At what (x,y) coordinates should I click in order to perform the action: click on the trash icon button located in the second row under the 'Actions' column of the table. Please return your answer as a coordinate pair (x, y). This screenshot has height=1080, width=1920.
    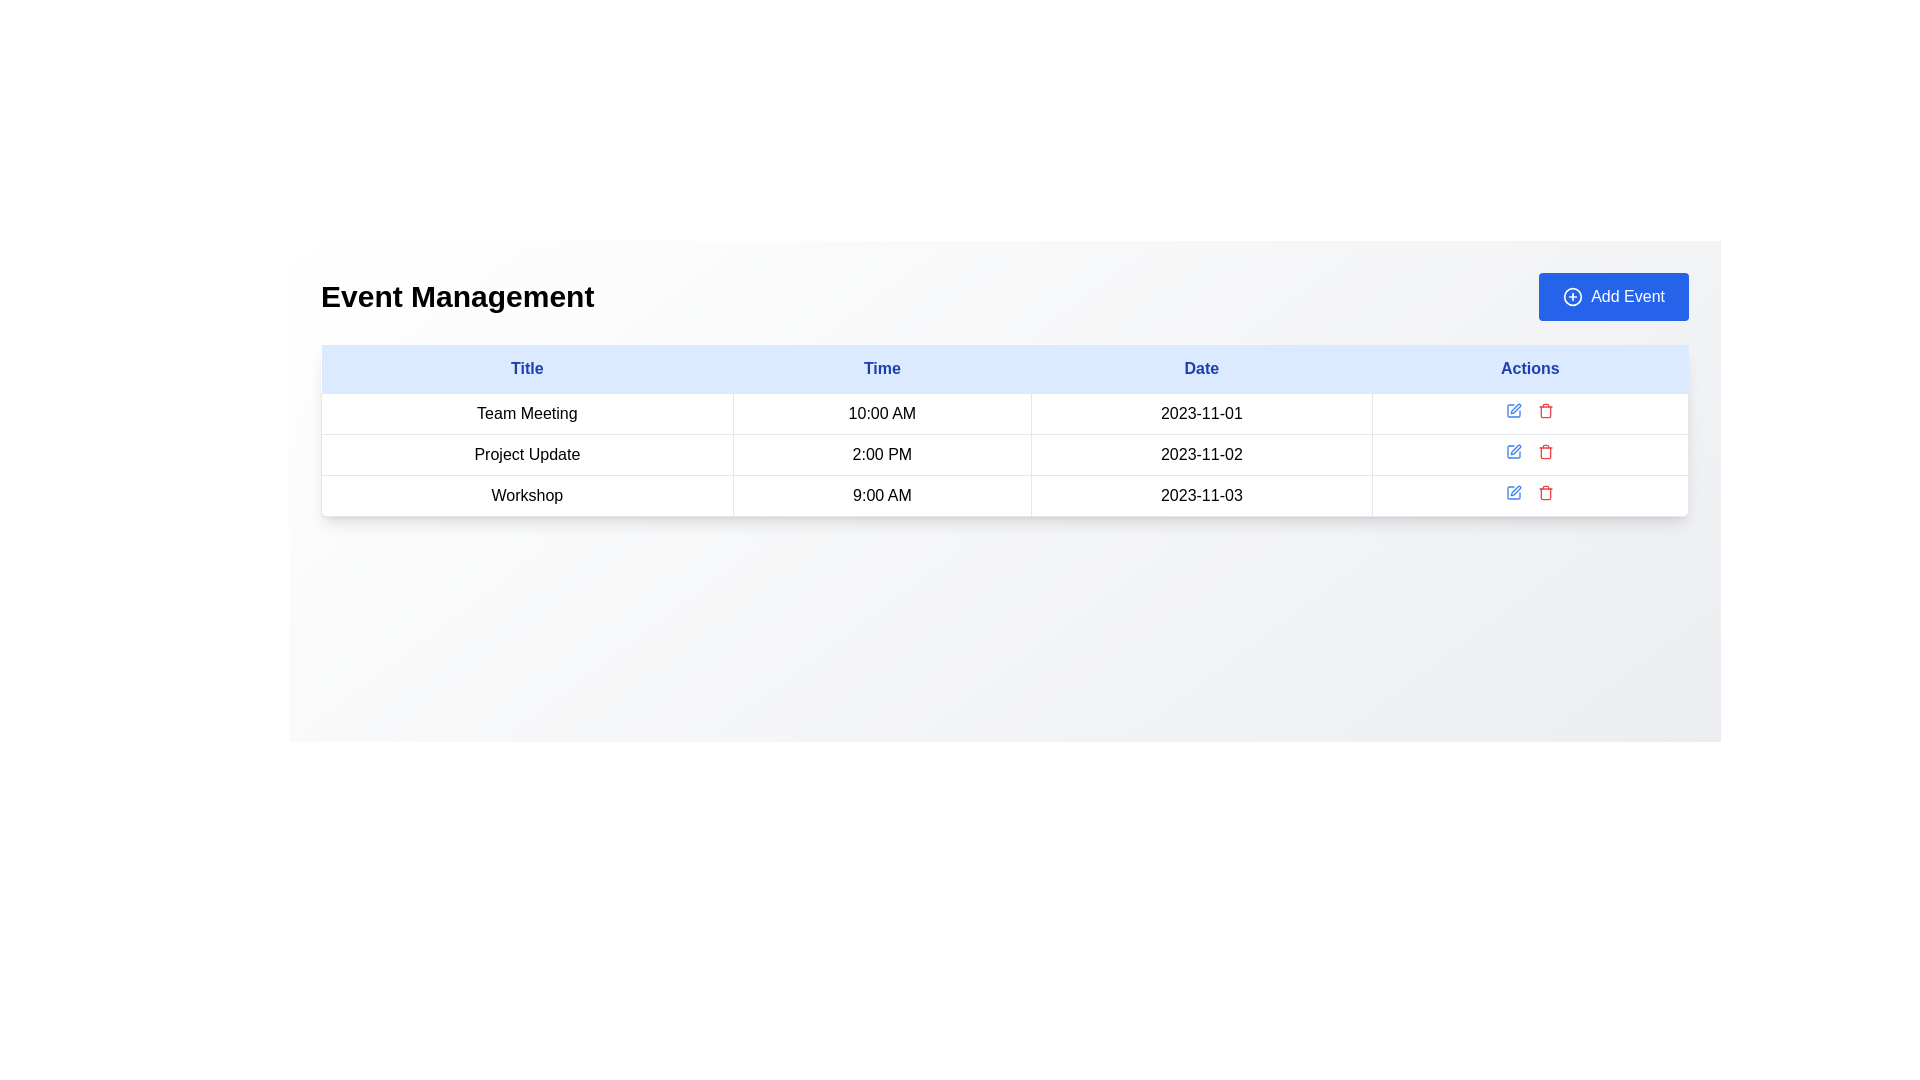
    Looking at the image, I should click on (1545, 451).